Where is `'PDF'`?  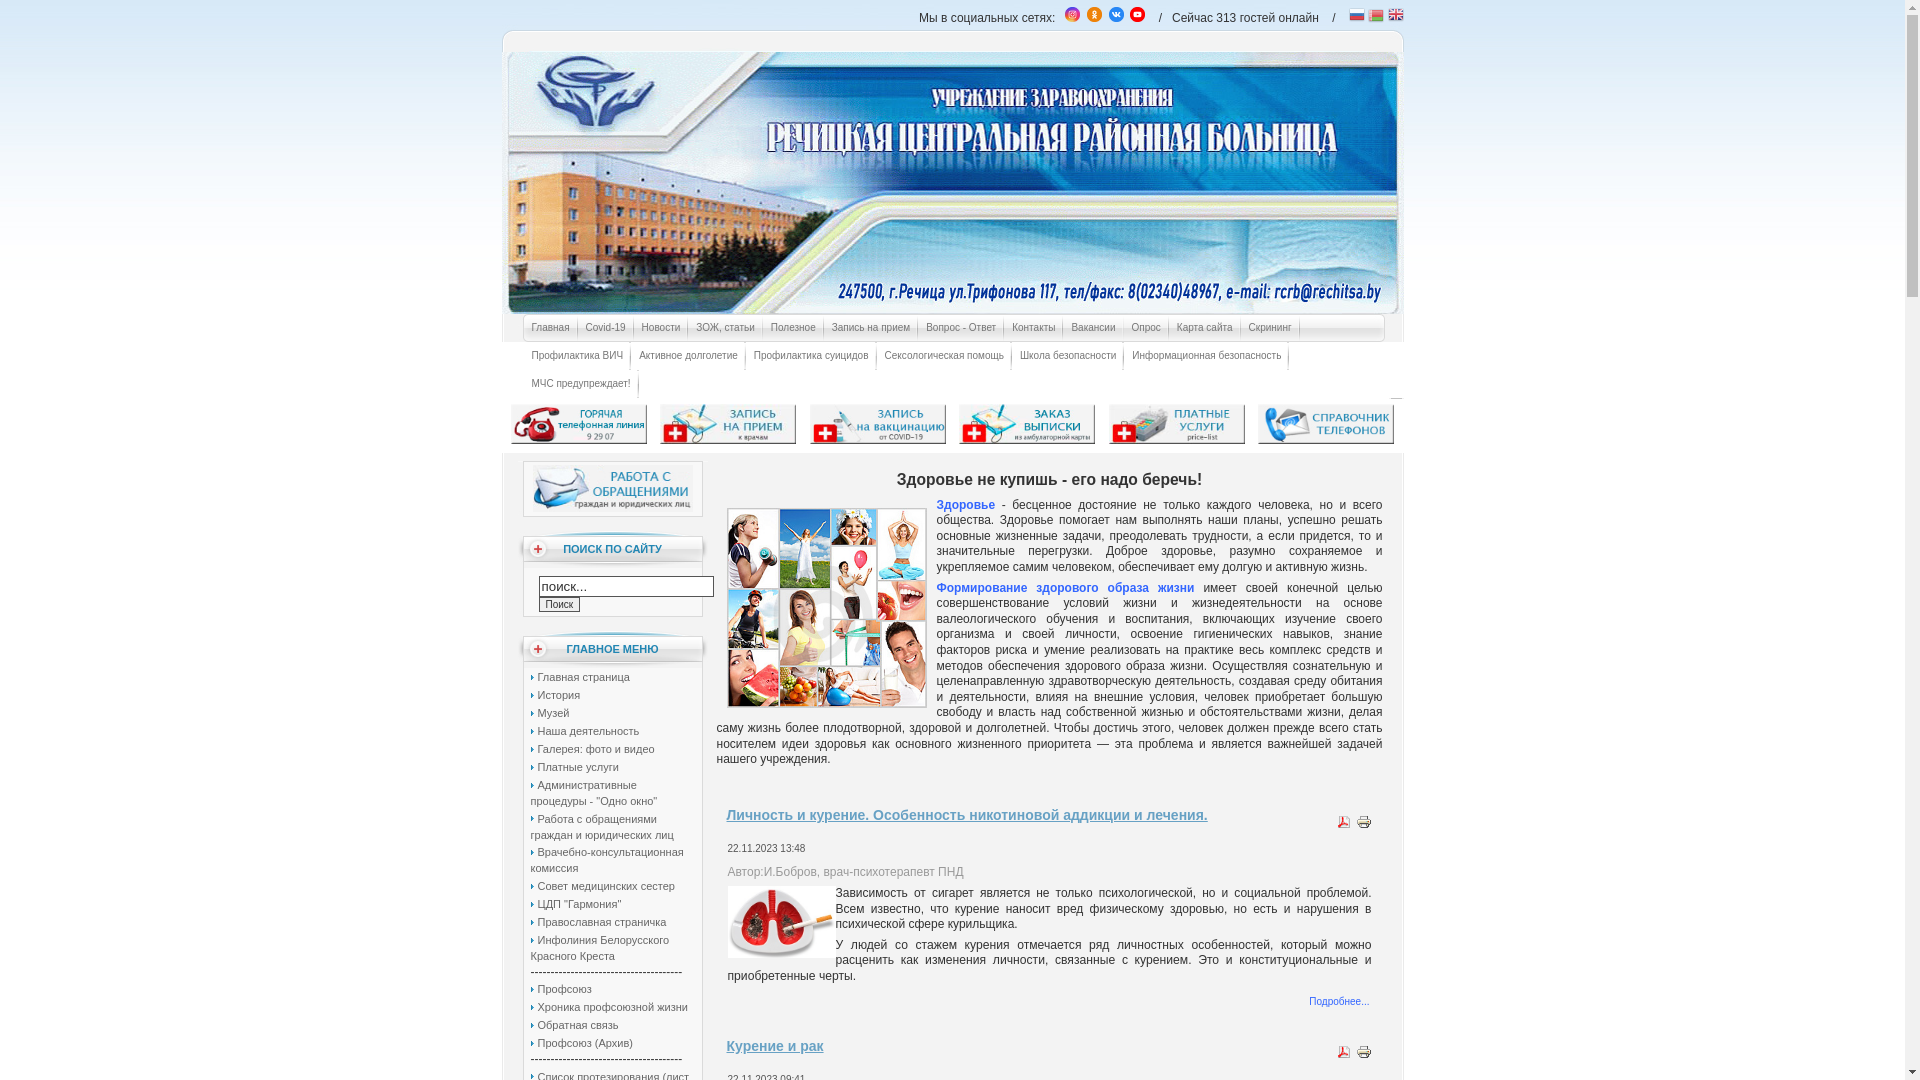
'PDF' is located at coordinates (1344, 1055).